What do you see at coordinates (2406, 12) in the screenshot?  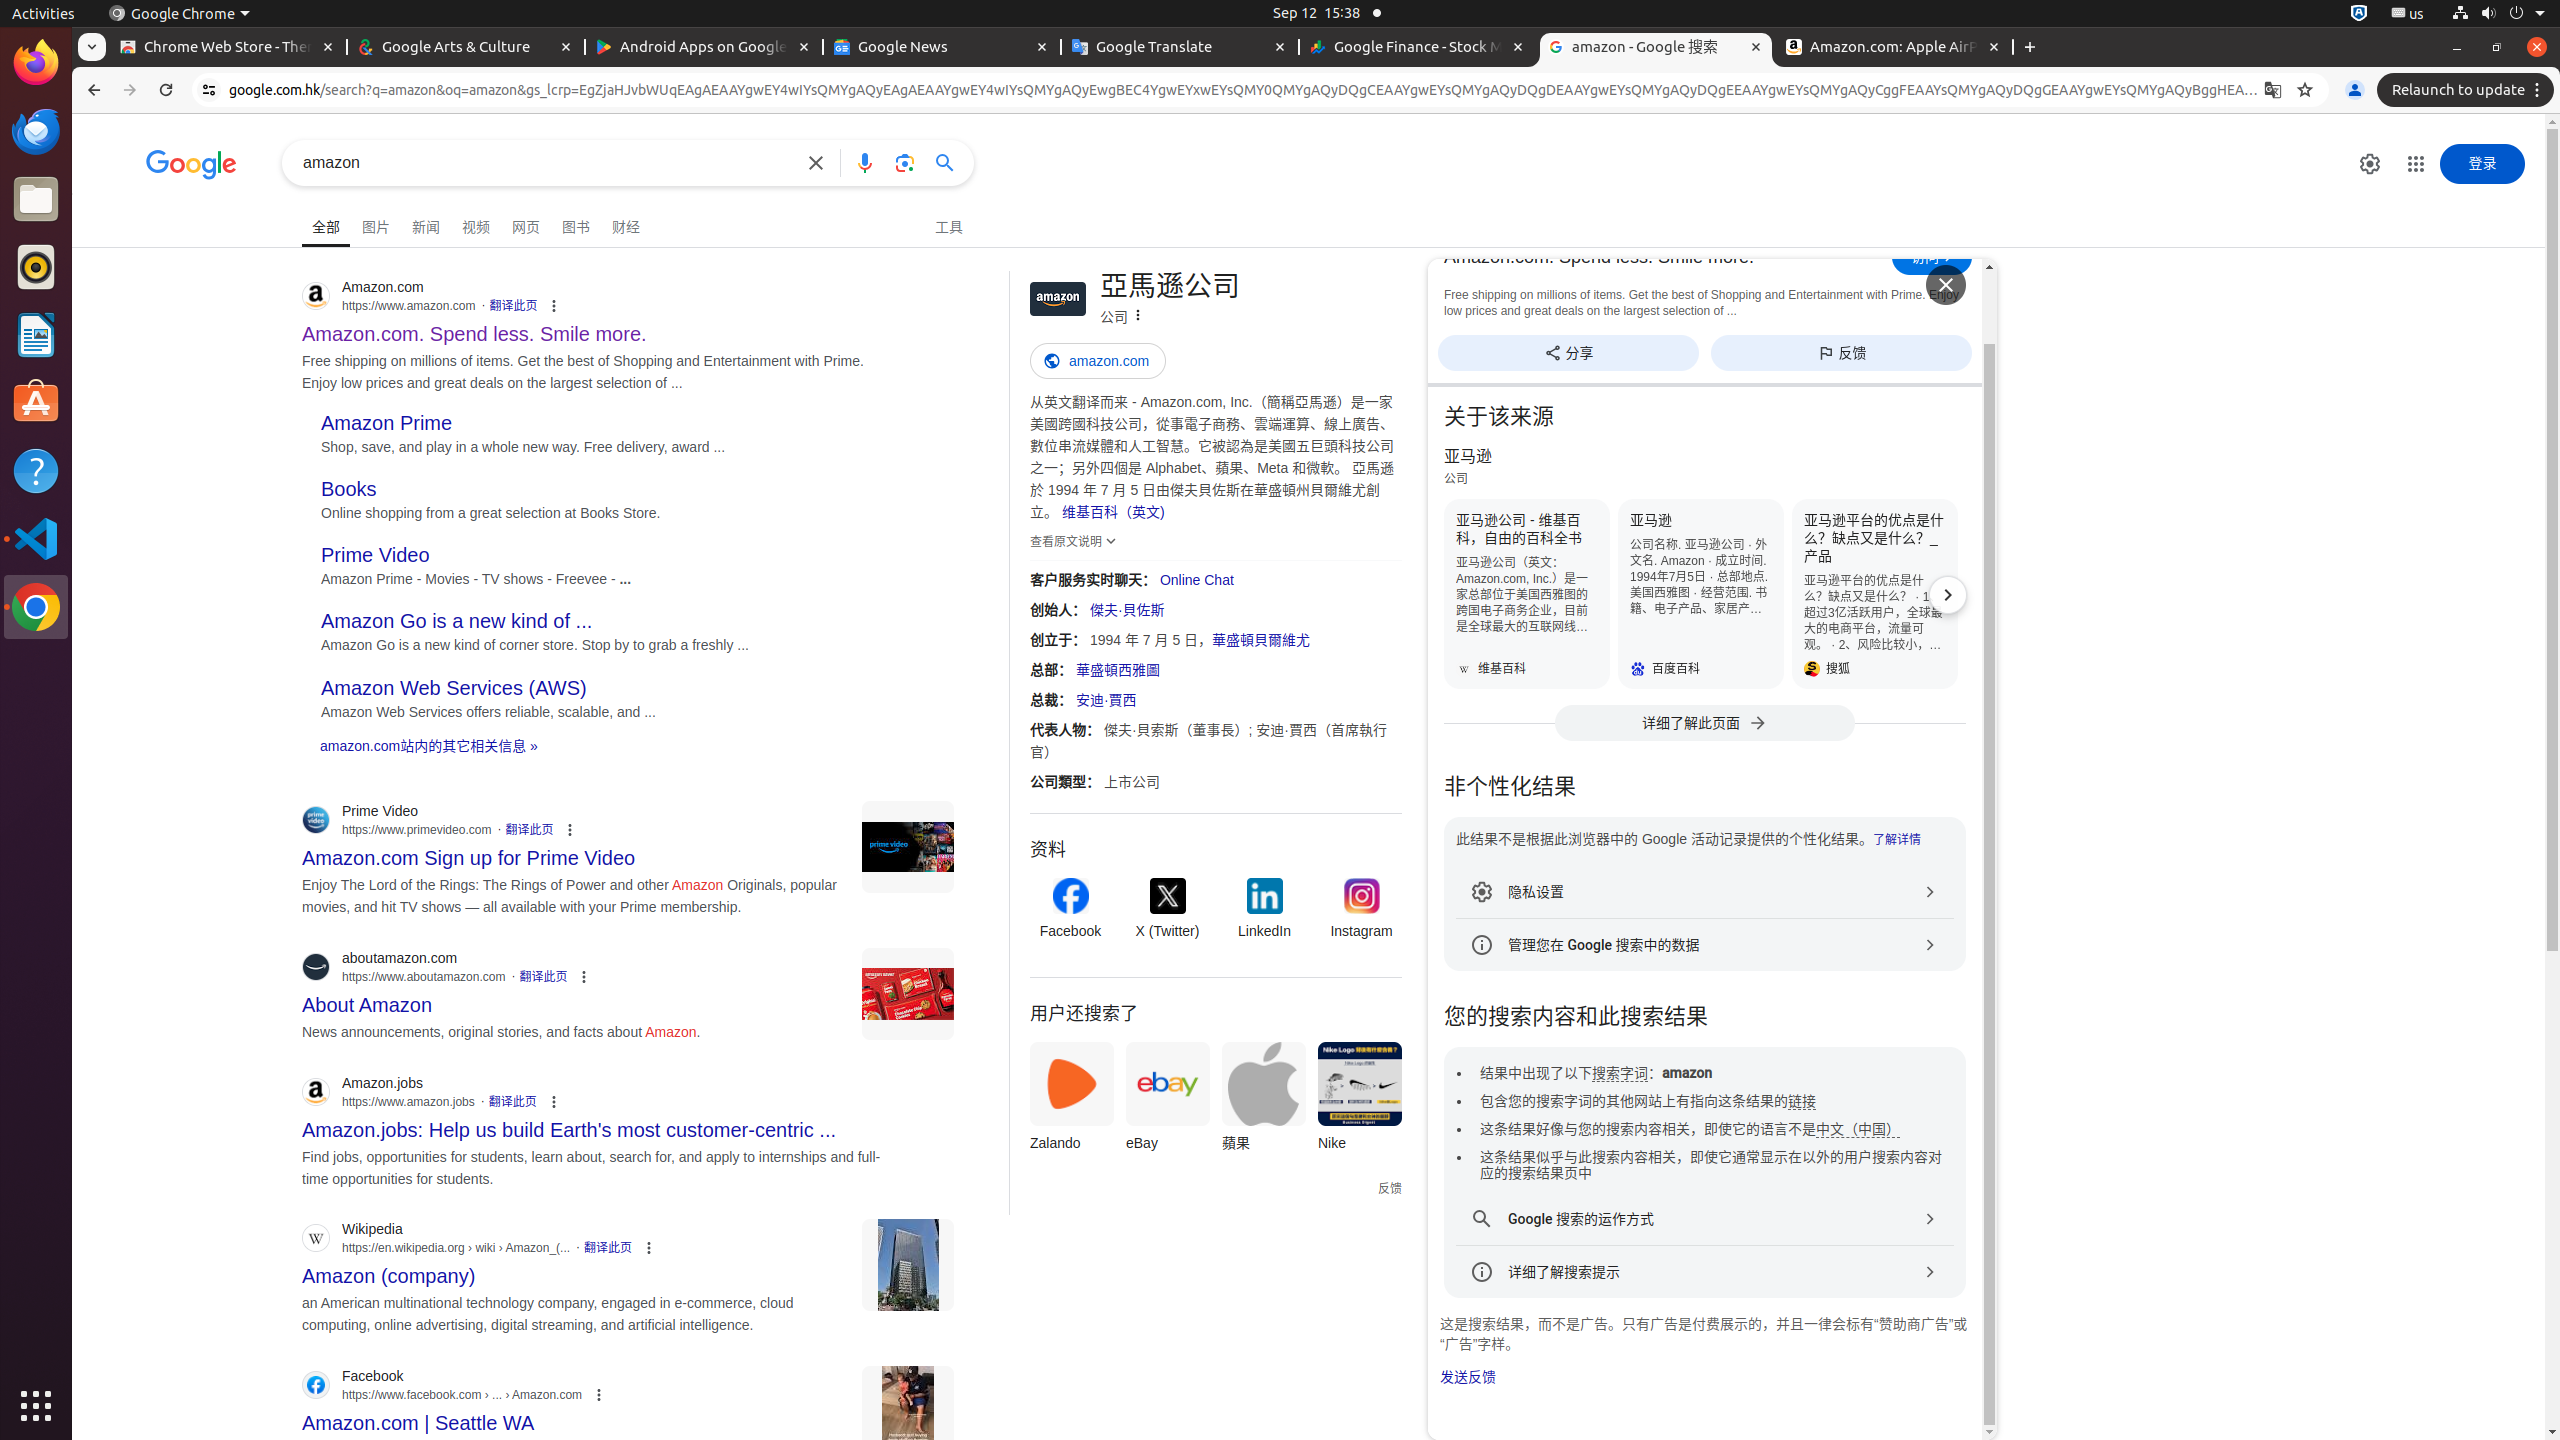 I see `':1.21/StatusNotifierItem'` at bounding box center [2406, 12].